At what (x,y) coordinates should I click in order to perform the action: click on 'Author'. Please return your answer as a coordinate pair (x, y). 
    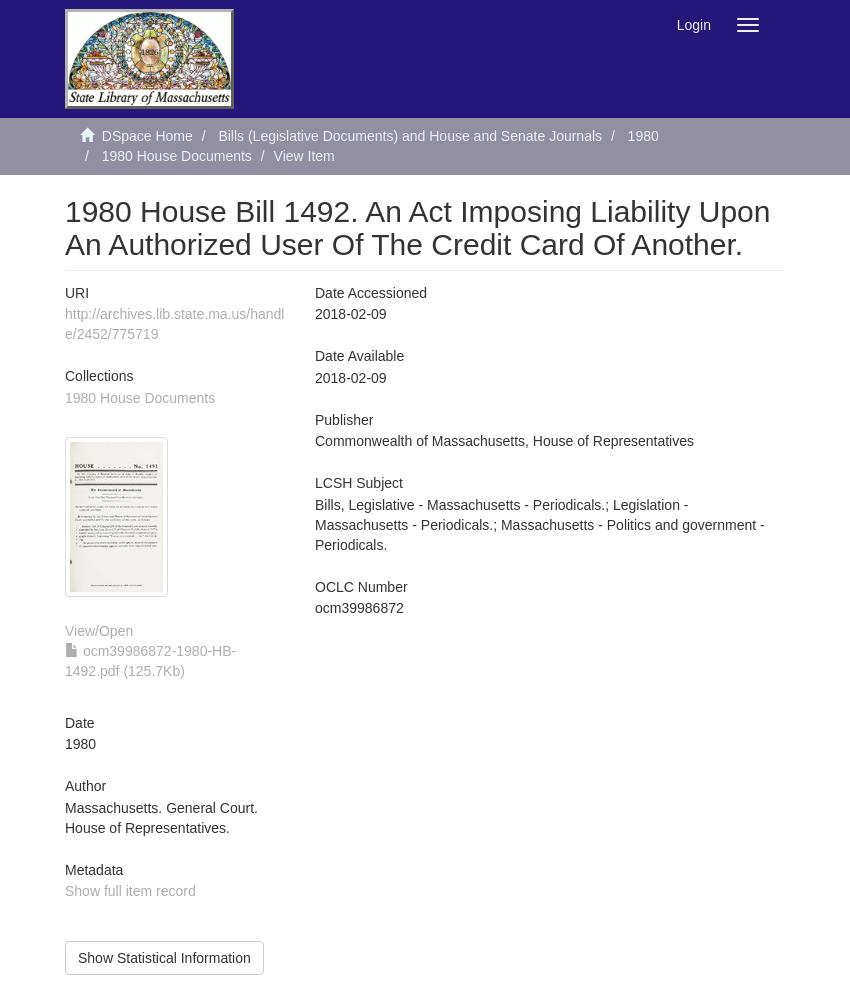
    Looking at the image, I should click on (85, 786).